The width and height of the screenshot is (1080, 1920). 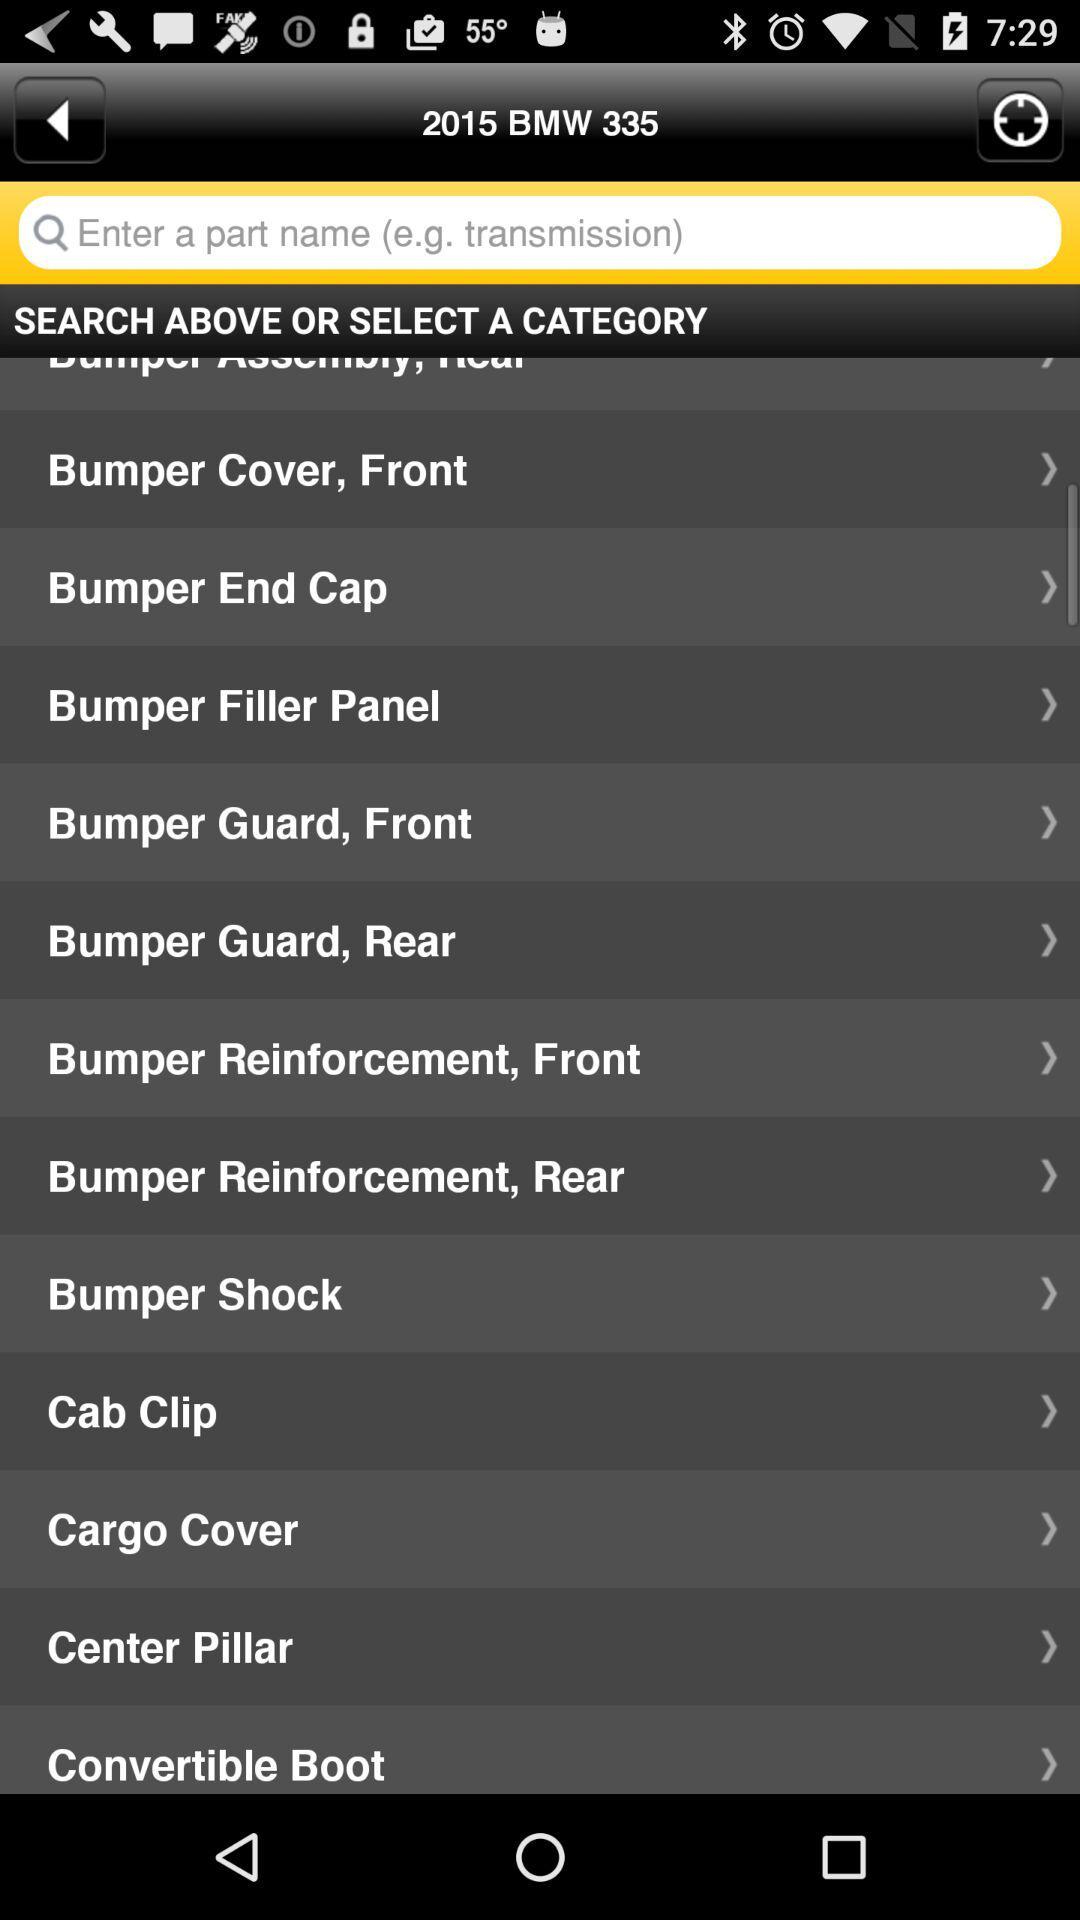 What do you see at coordinates (58, 119) in the screenshot?
I see `the icon to the left of 2015 bmw 335 icon` at bounding box center [58, 119].